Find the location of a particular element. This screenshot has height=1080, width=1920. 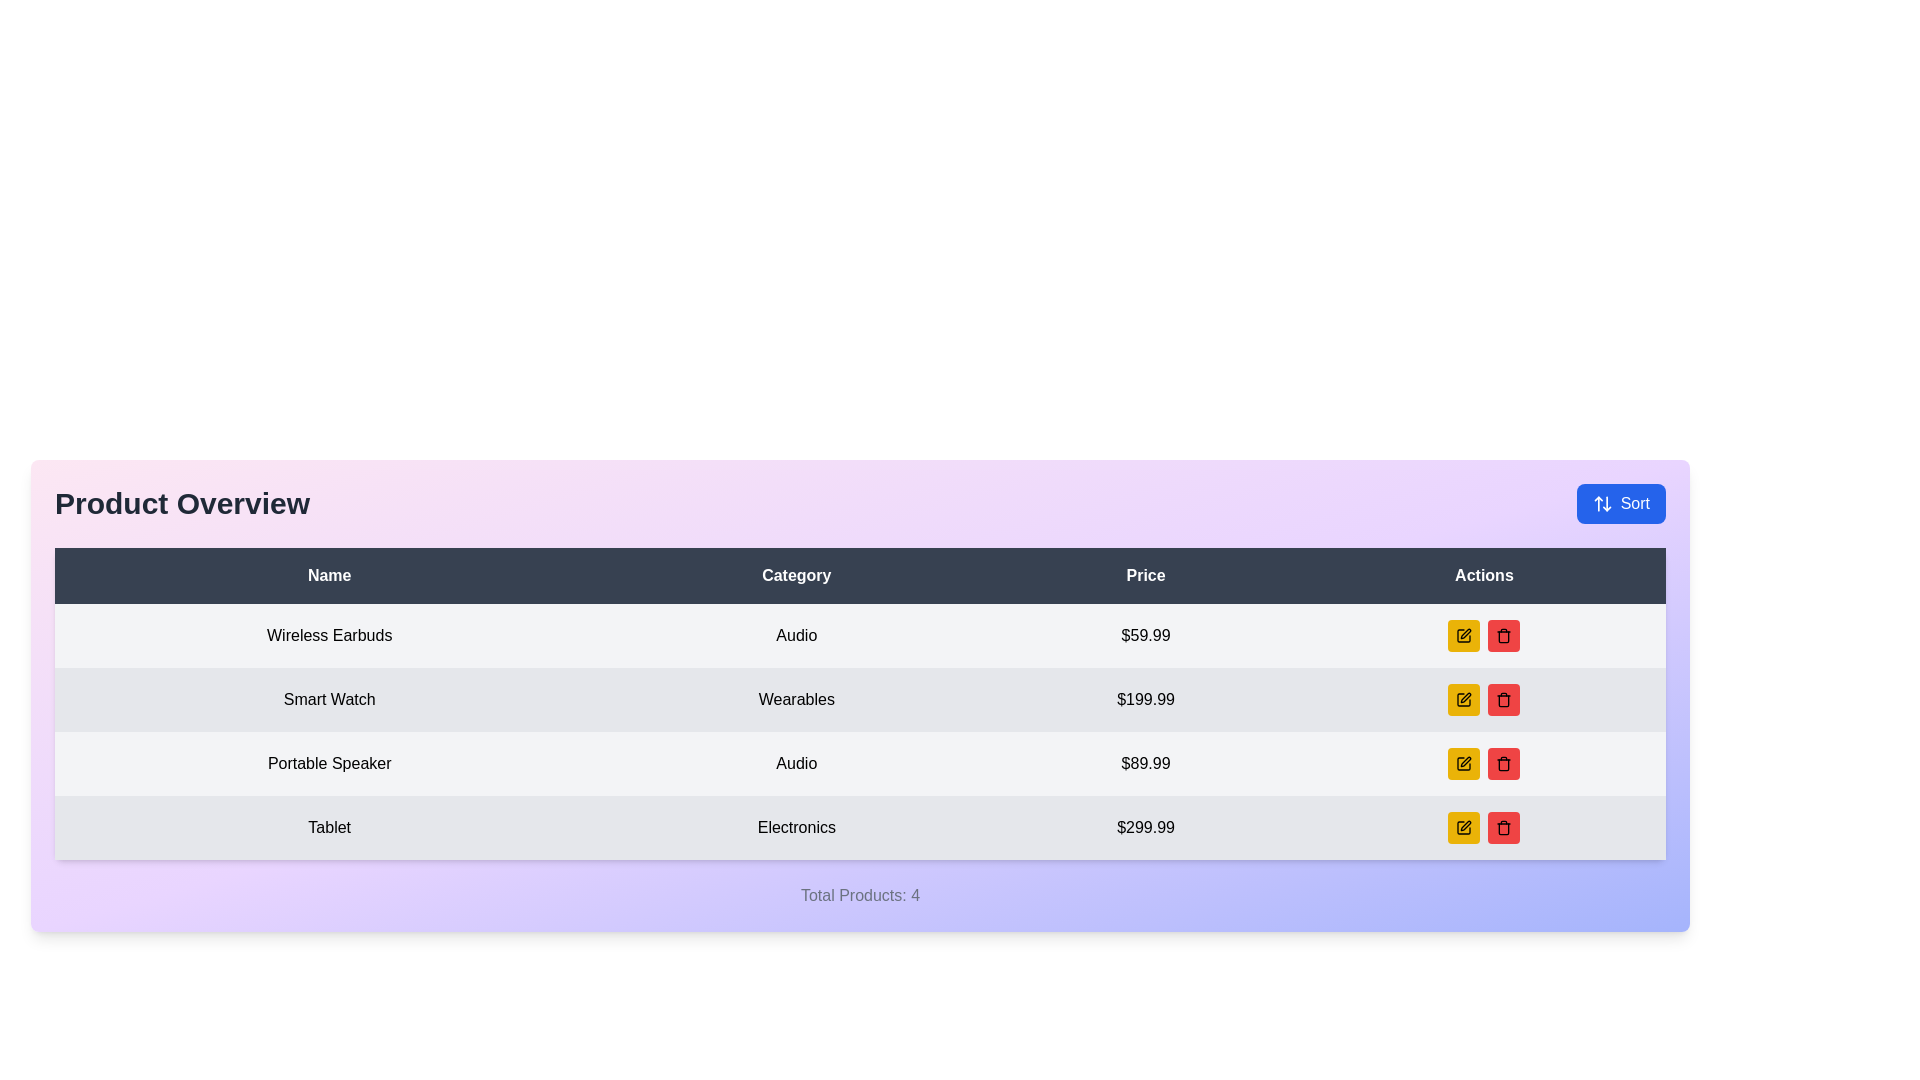

the stylized SVG icon located in the 'Actions' column, which is aligned with the third row labeled 'Portable Speaker' on the right side of the interface is located at coordinates (1464, 763).